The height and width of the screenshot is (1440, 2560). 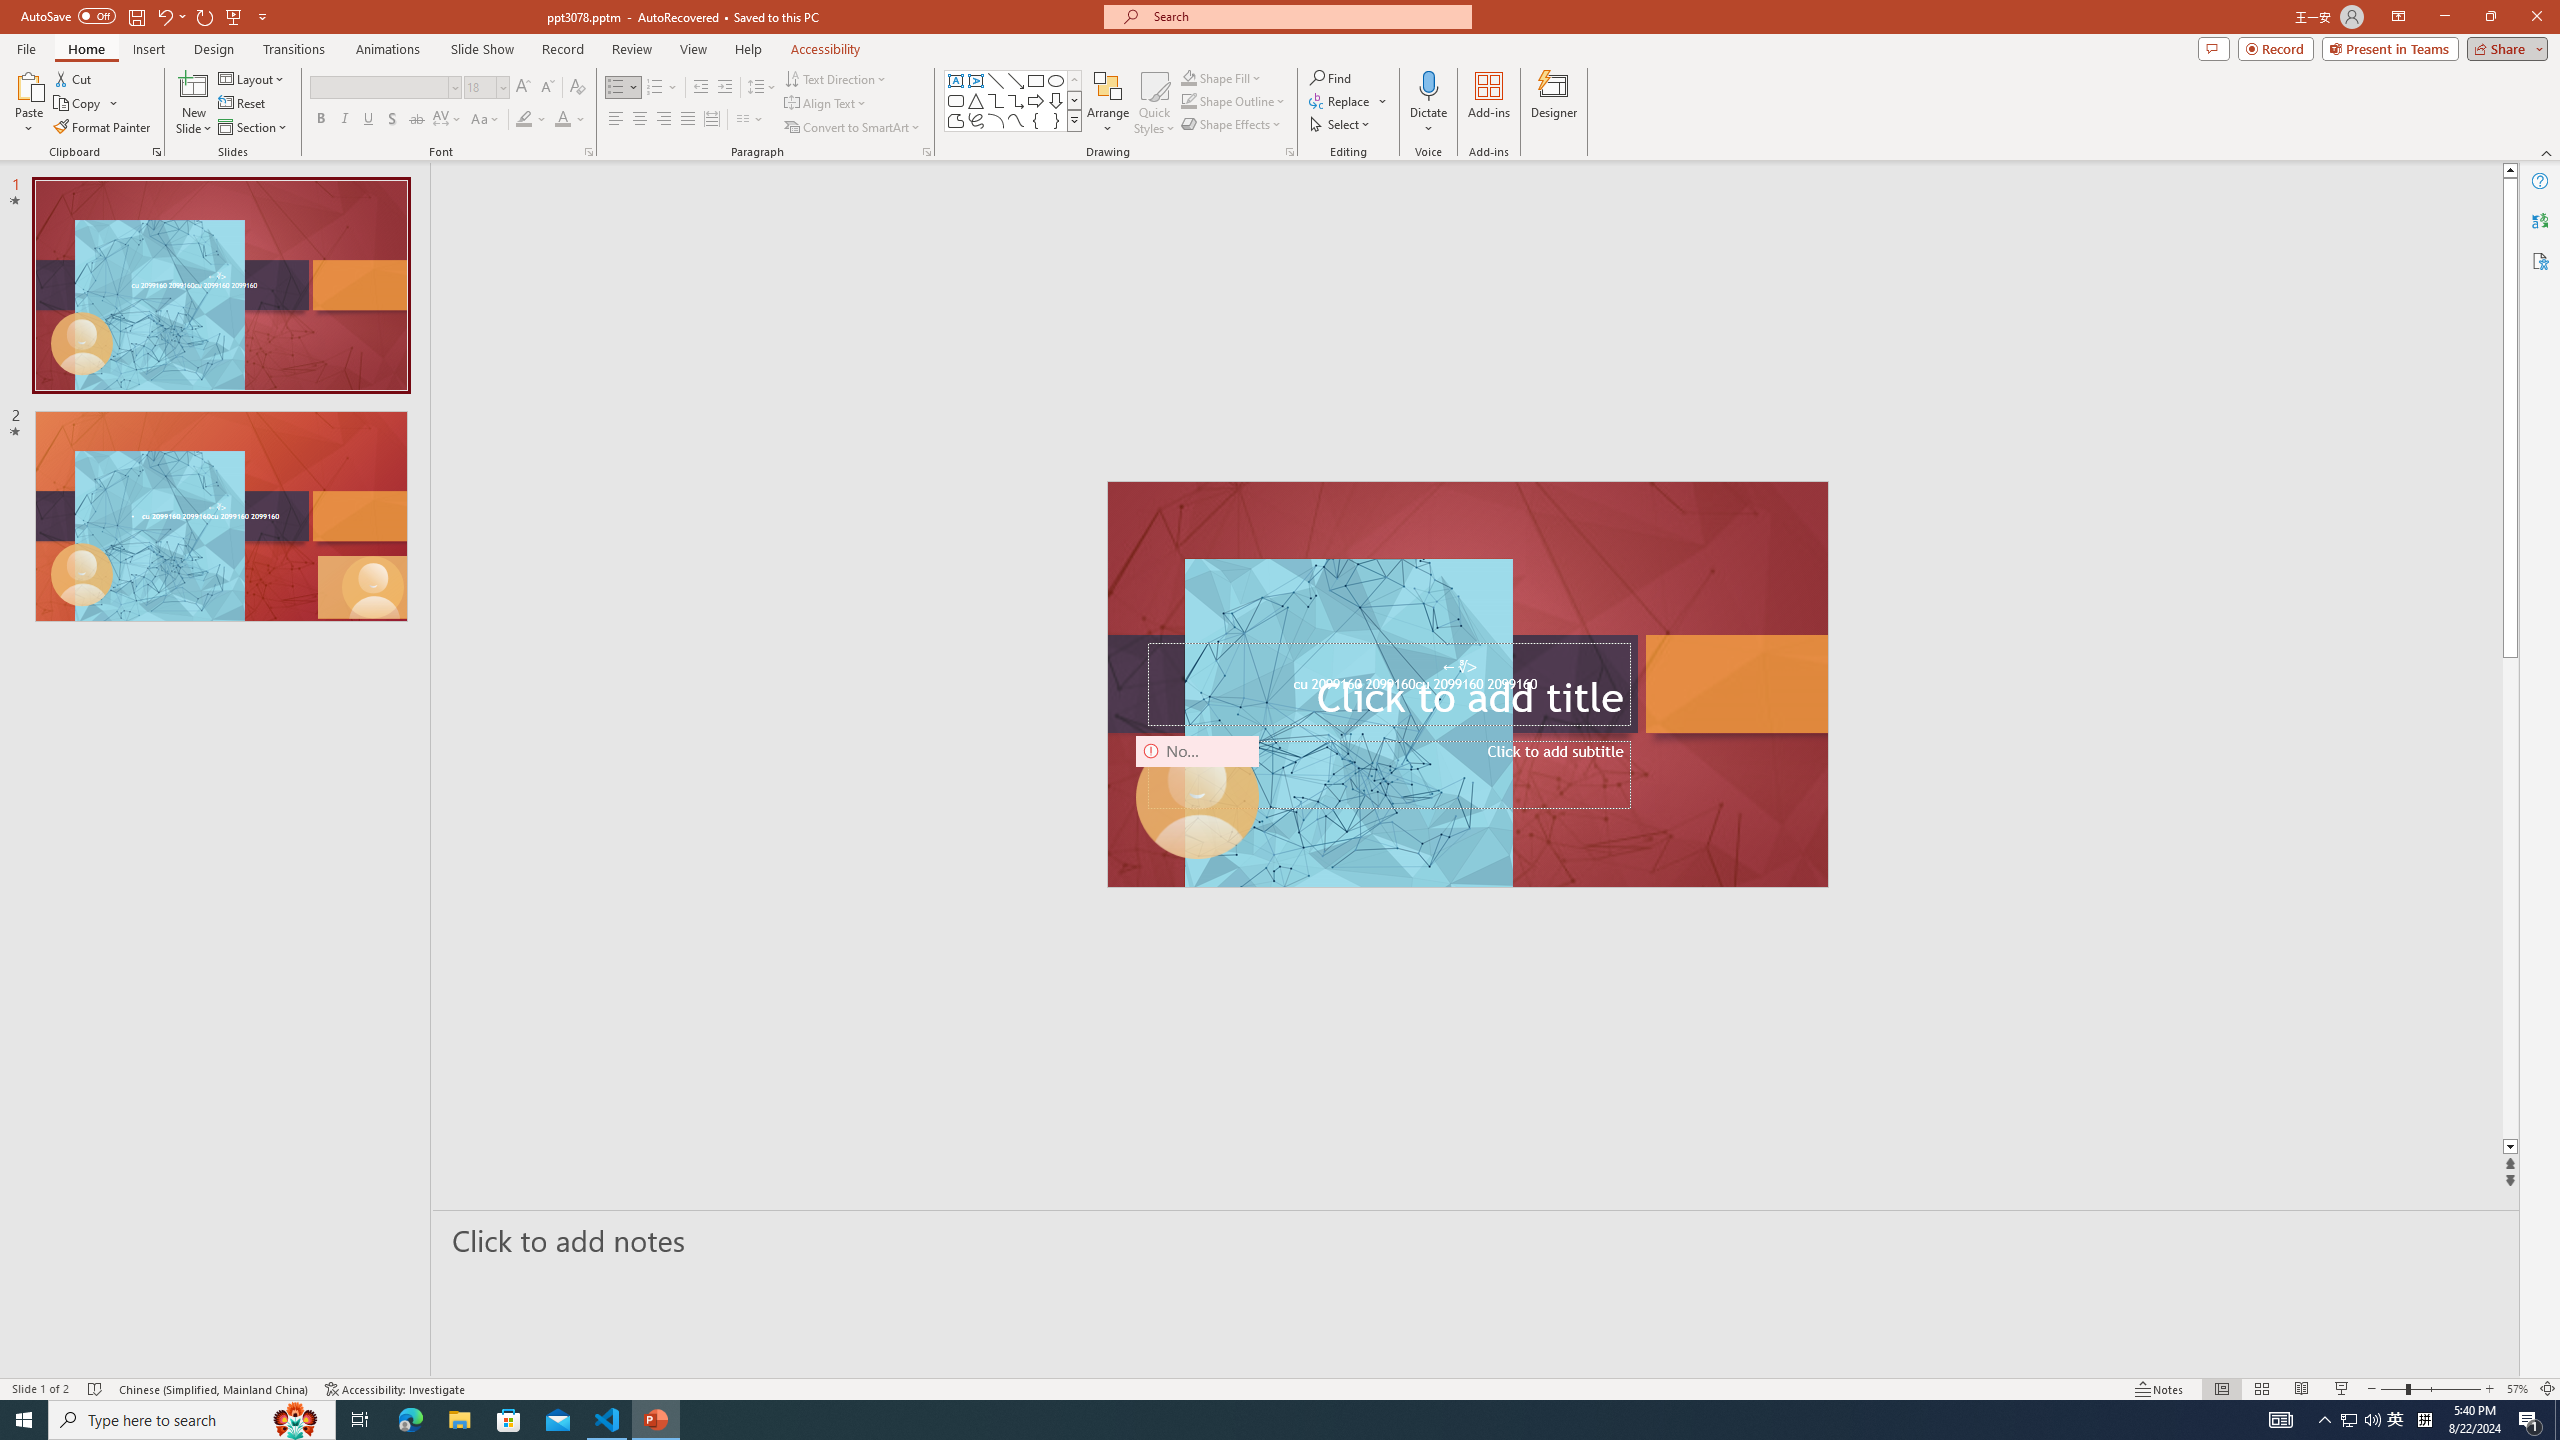 I want to click on 'Layout', so click(x=252, y=78).